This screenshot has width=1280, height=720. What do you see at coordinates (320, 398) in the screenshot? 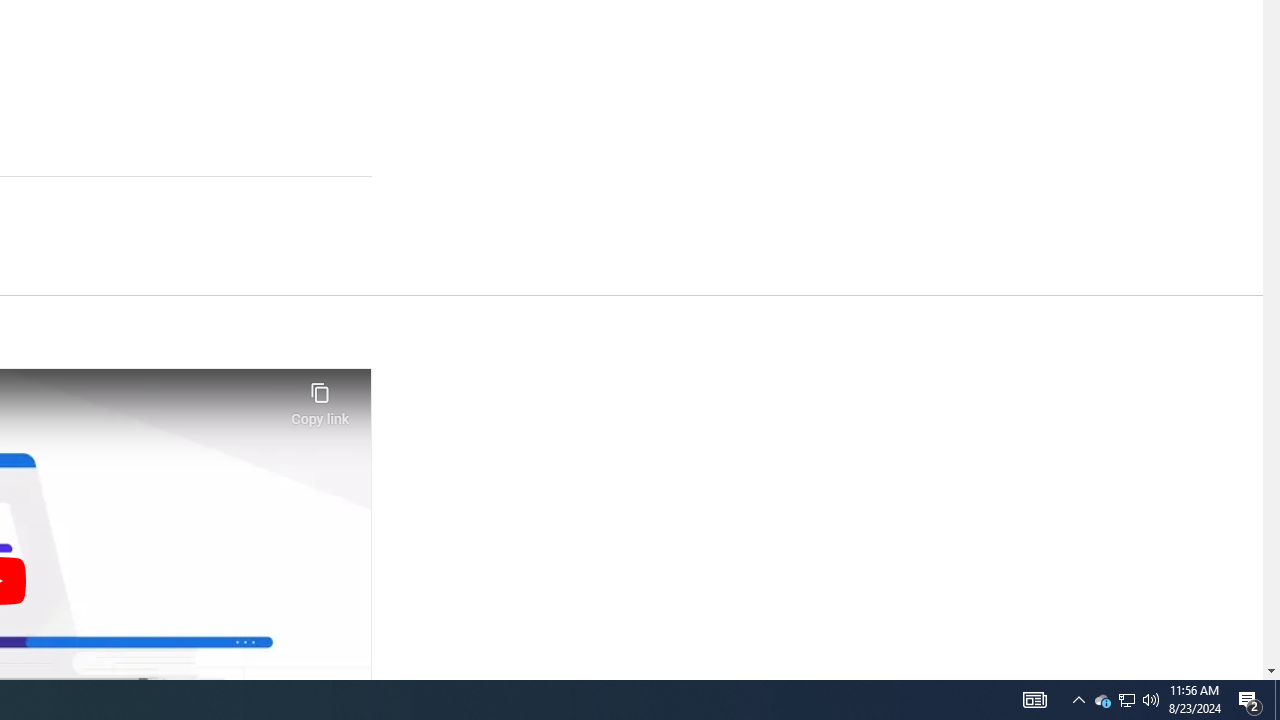
I see `'Copy link'` at bounding box center [320, 398].